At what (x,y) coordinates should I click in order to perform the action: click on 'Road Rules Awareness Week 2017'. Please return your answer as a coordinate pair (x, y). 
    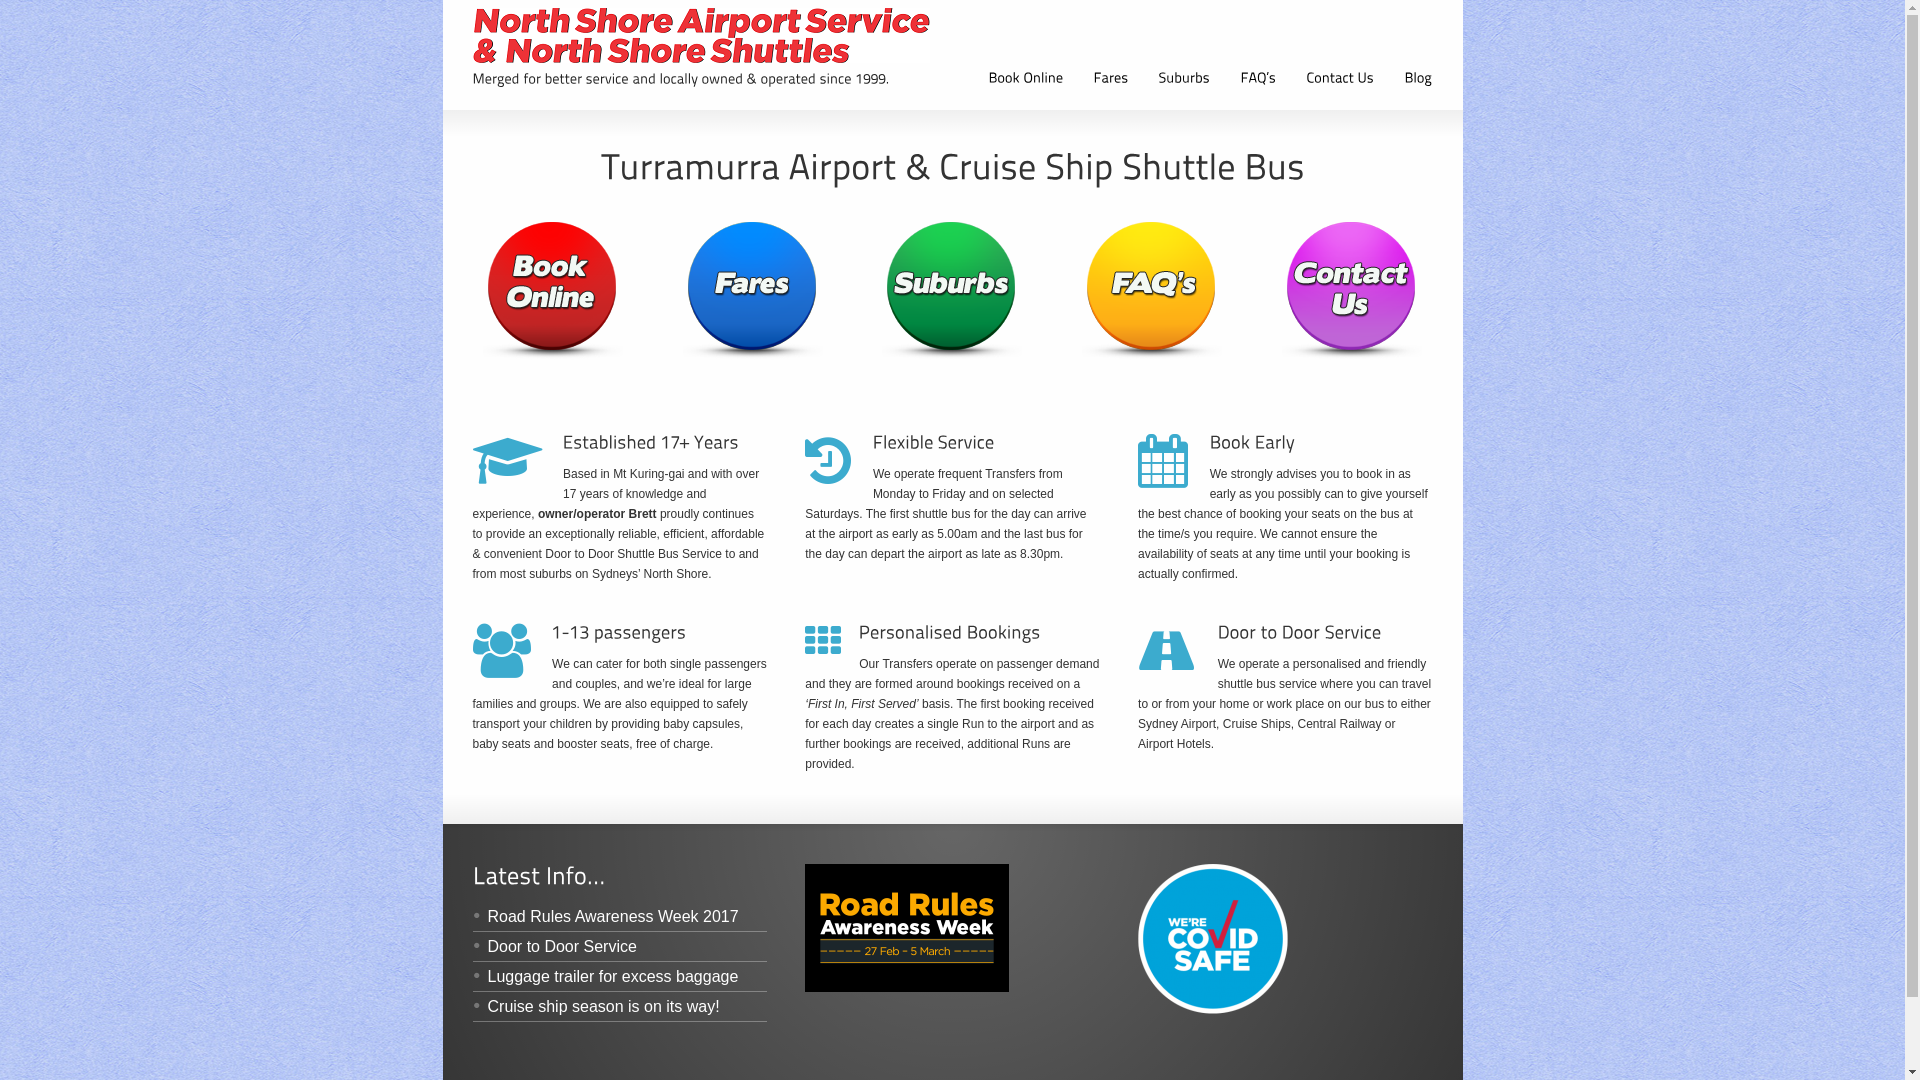
    Looking at the image, I should click on (603, 916).